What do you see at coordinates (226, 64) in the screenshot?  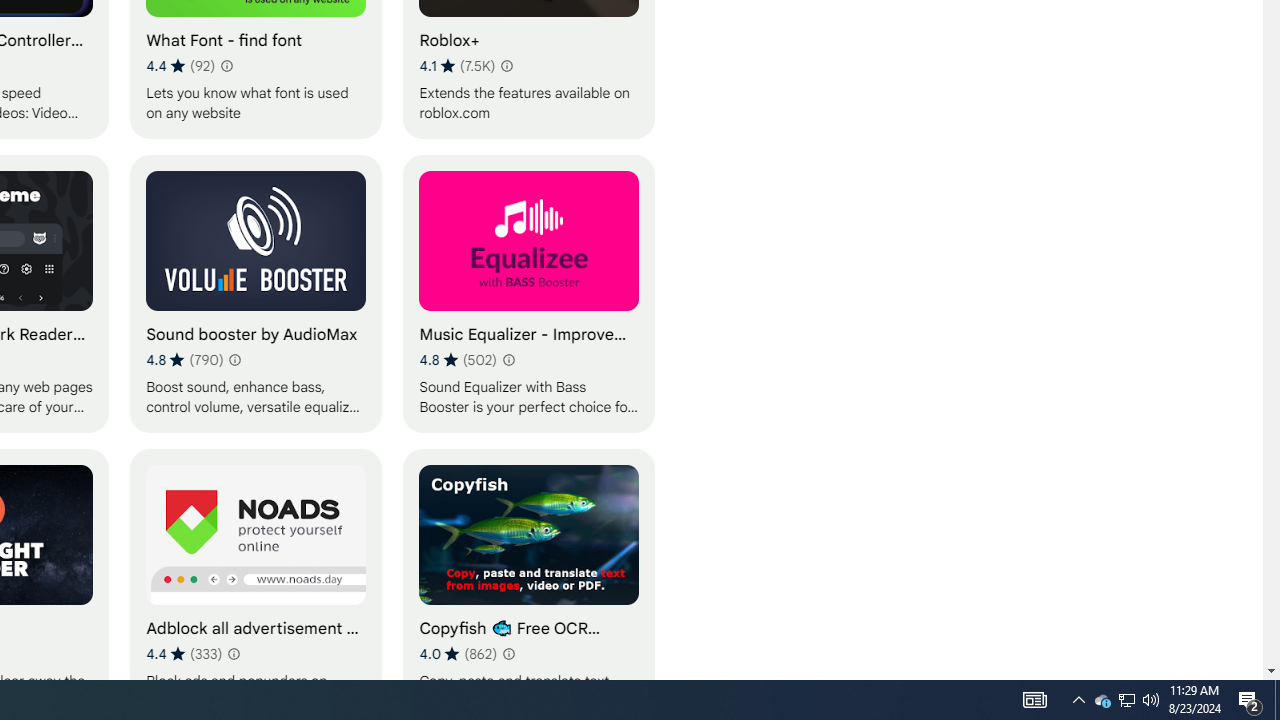 I see `'Learn more about results and reviews "What Font - find font"'` at bounding box center [226, 64].